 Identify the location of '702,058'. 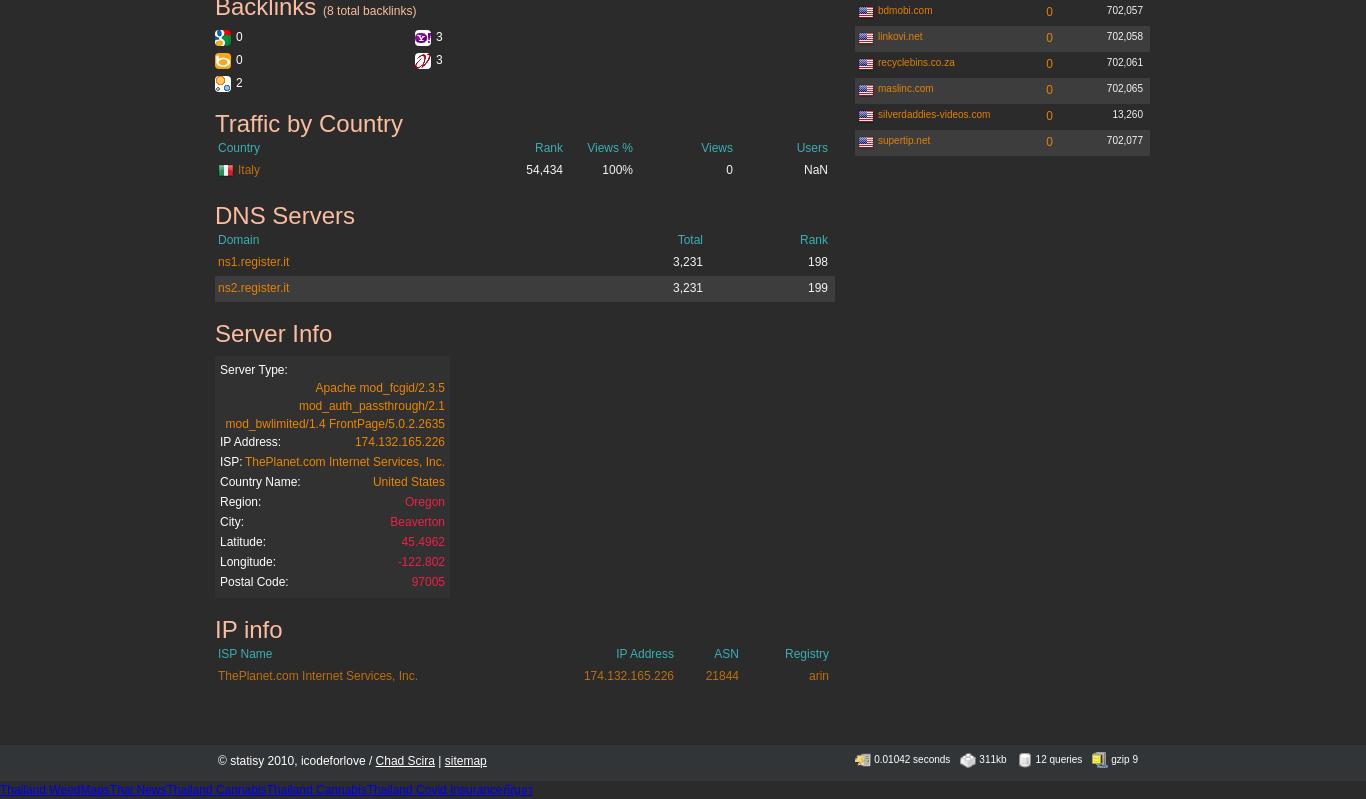
(1123, 35).